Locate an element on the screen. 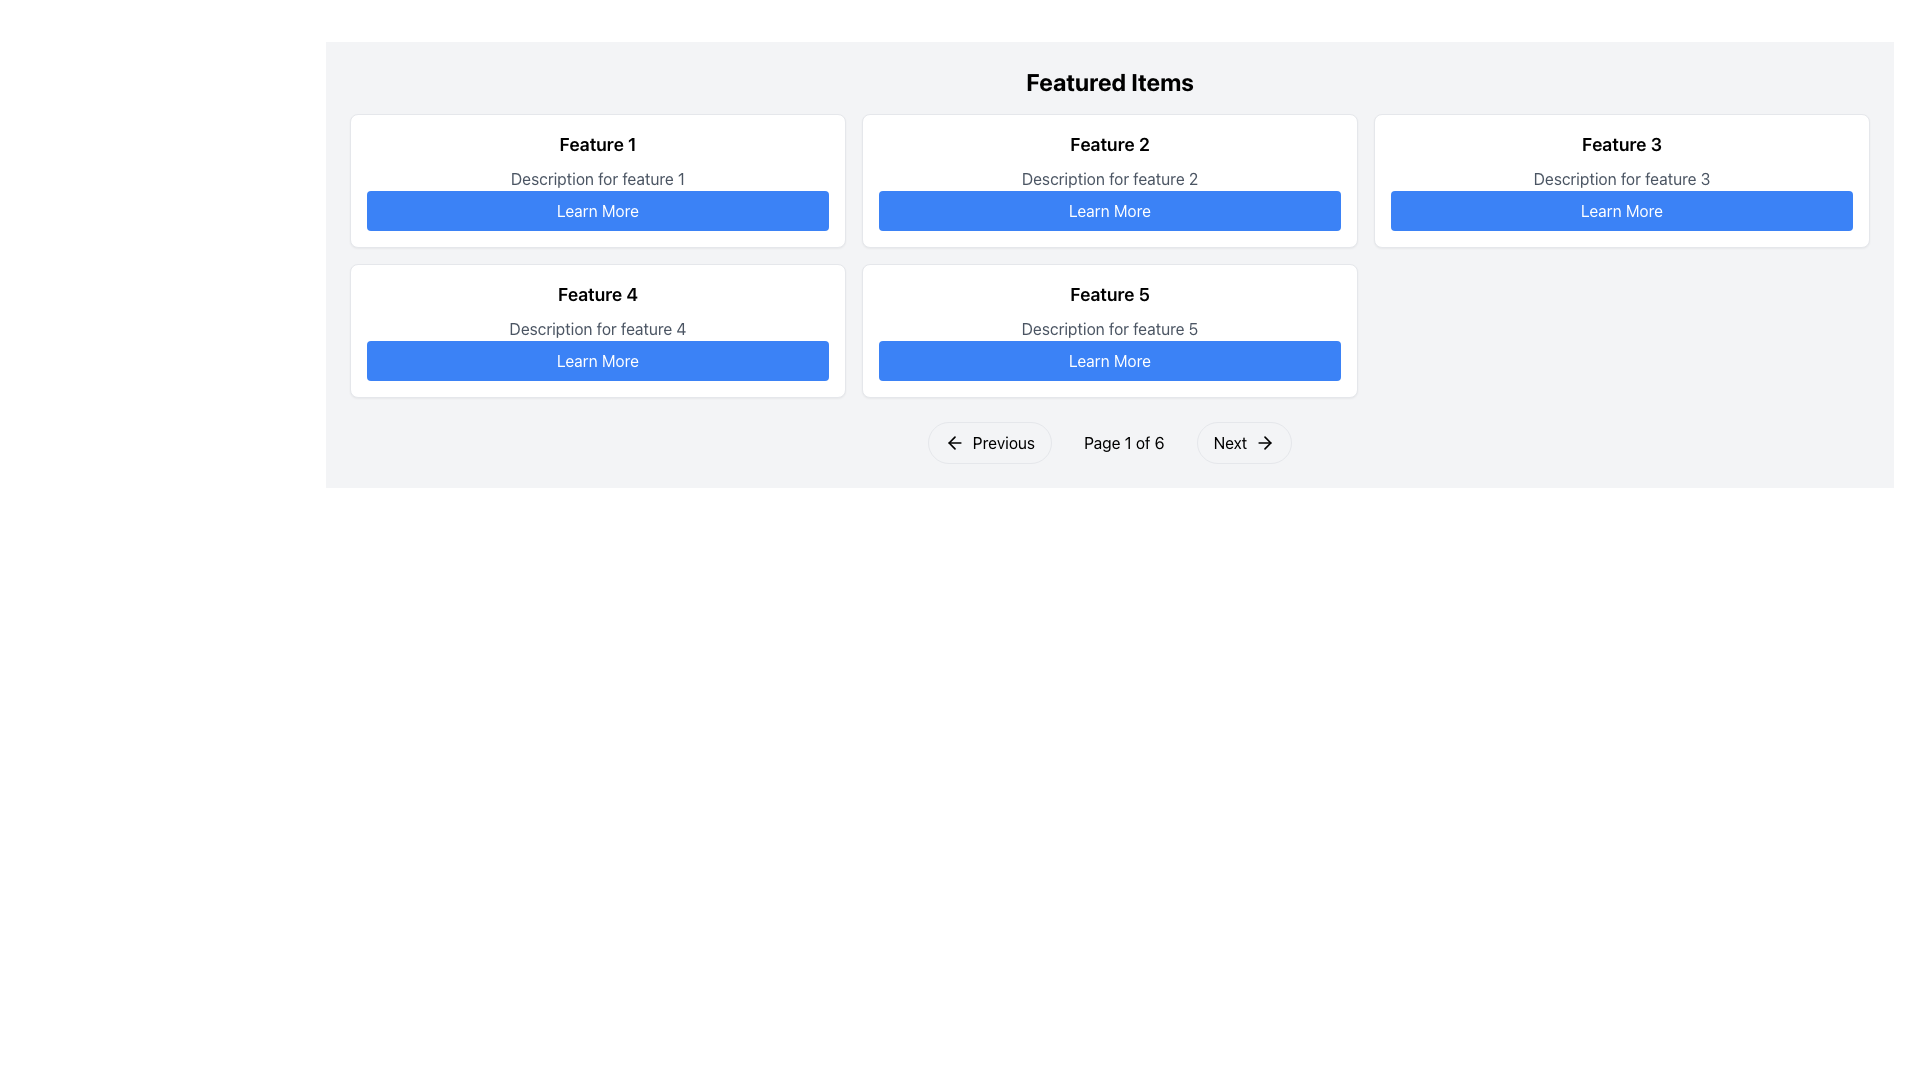  the text element displaying 'Feature 1', which serves as the header for the information below is located at coordinates (597, 144).